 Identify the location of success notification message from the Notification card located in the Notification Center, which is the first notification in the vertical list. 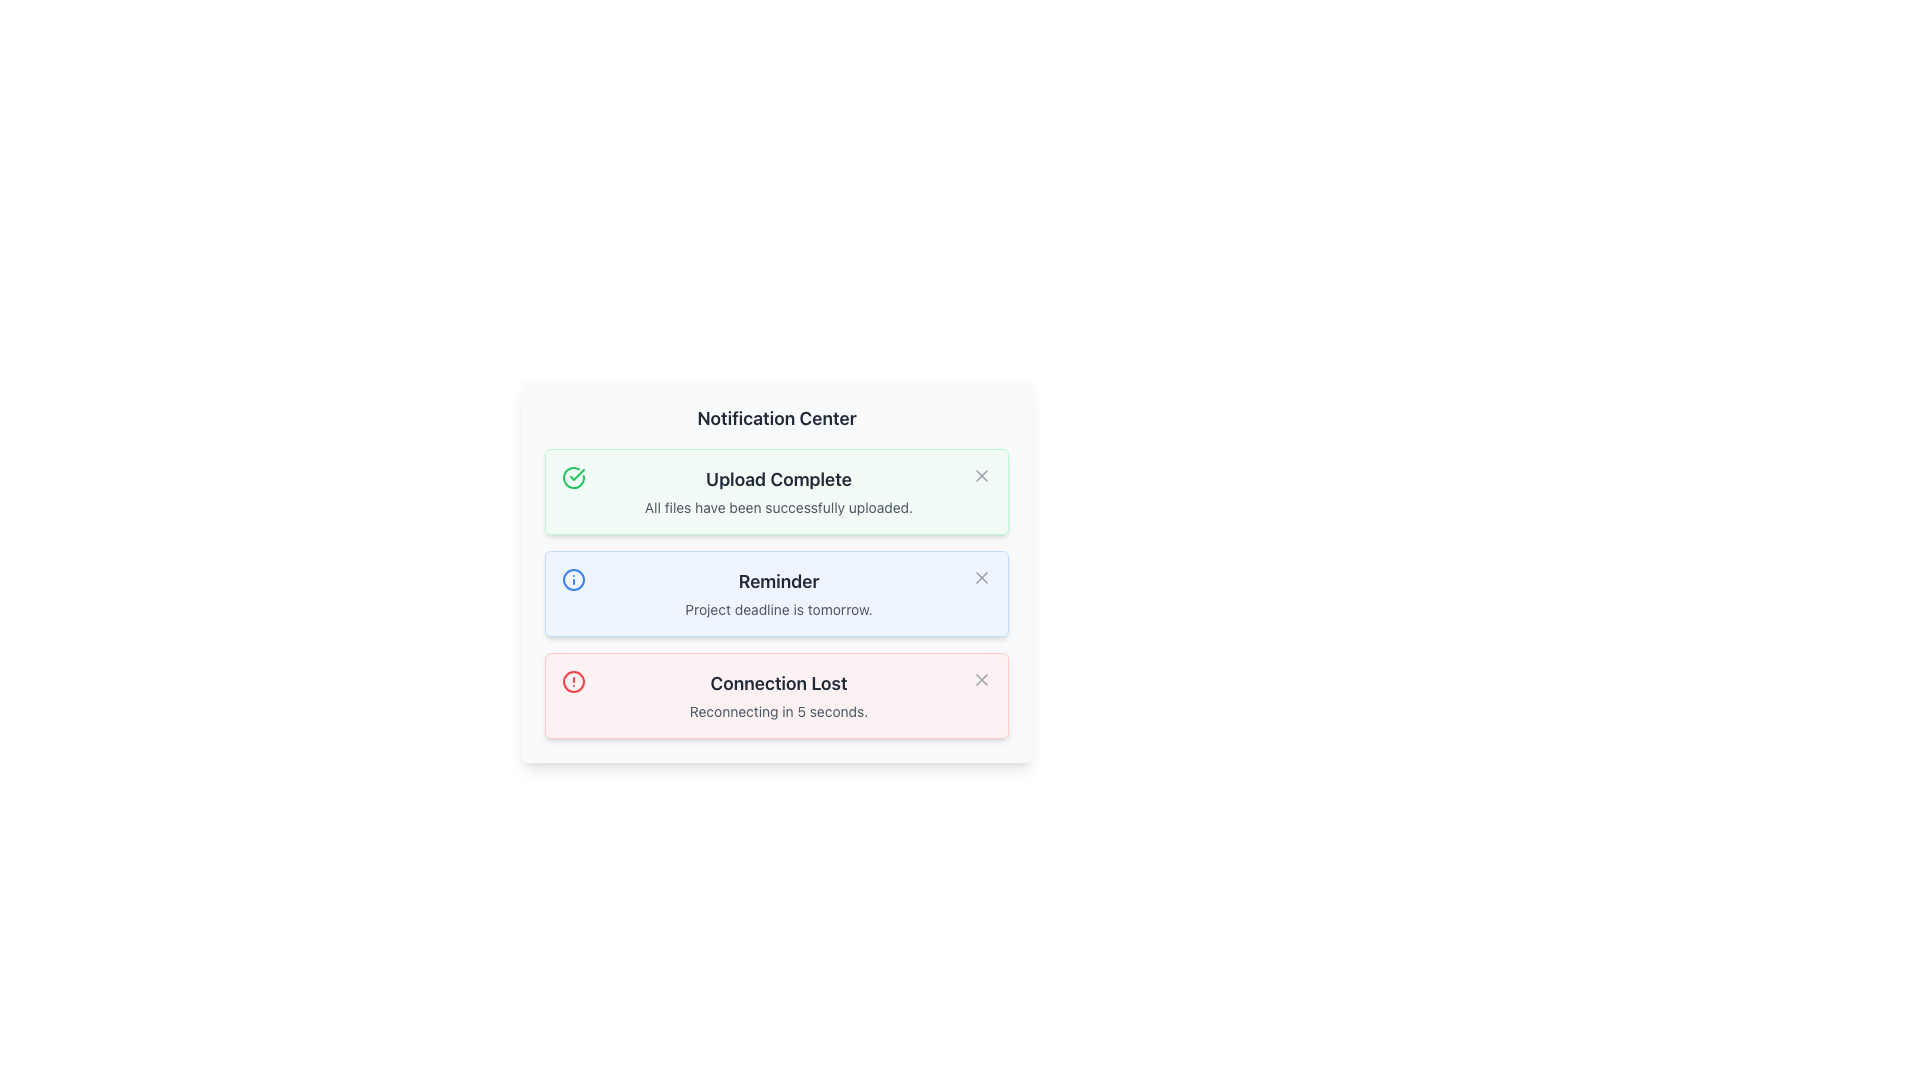
(776, 492).